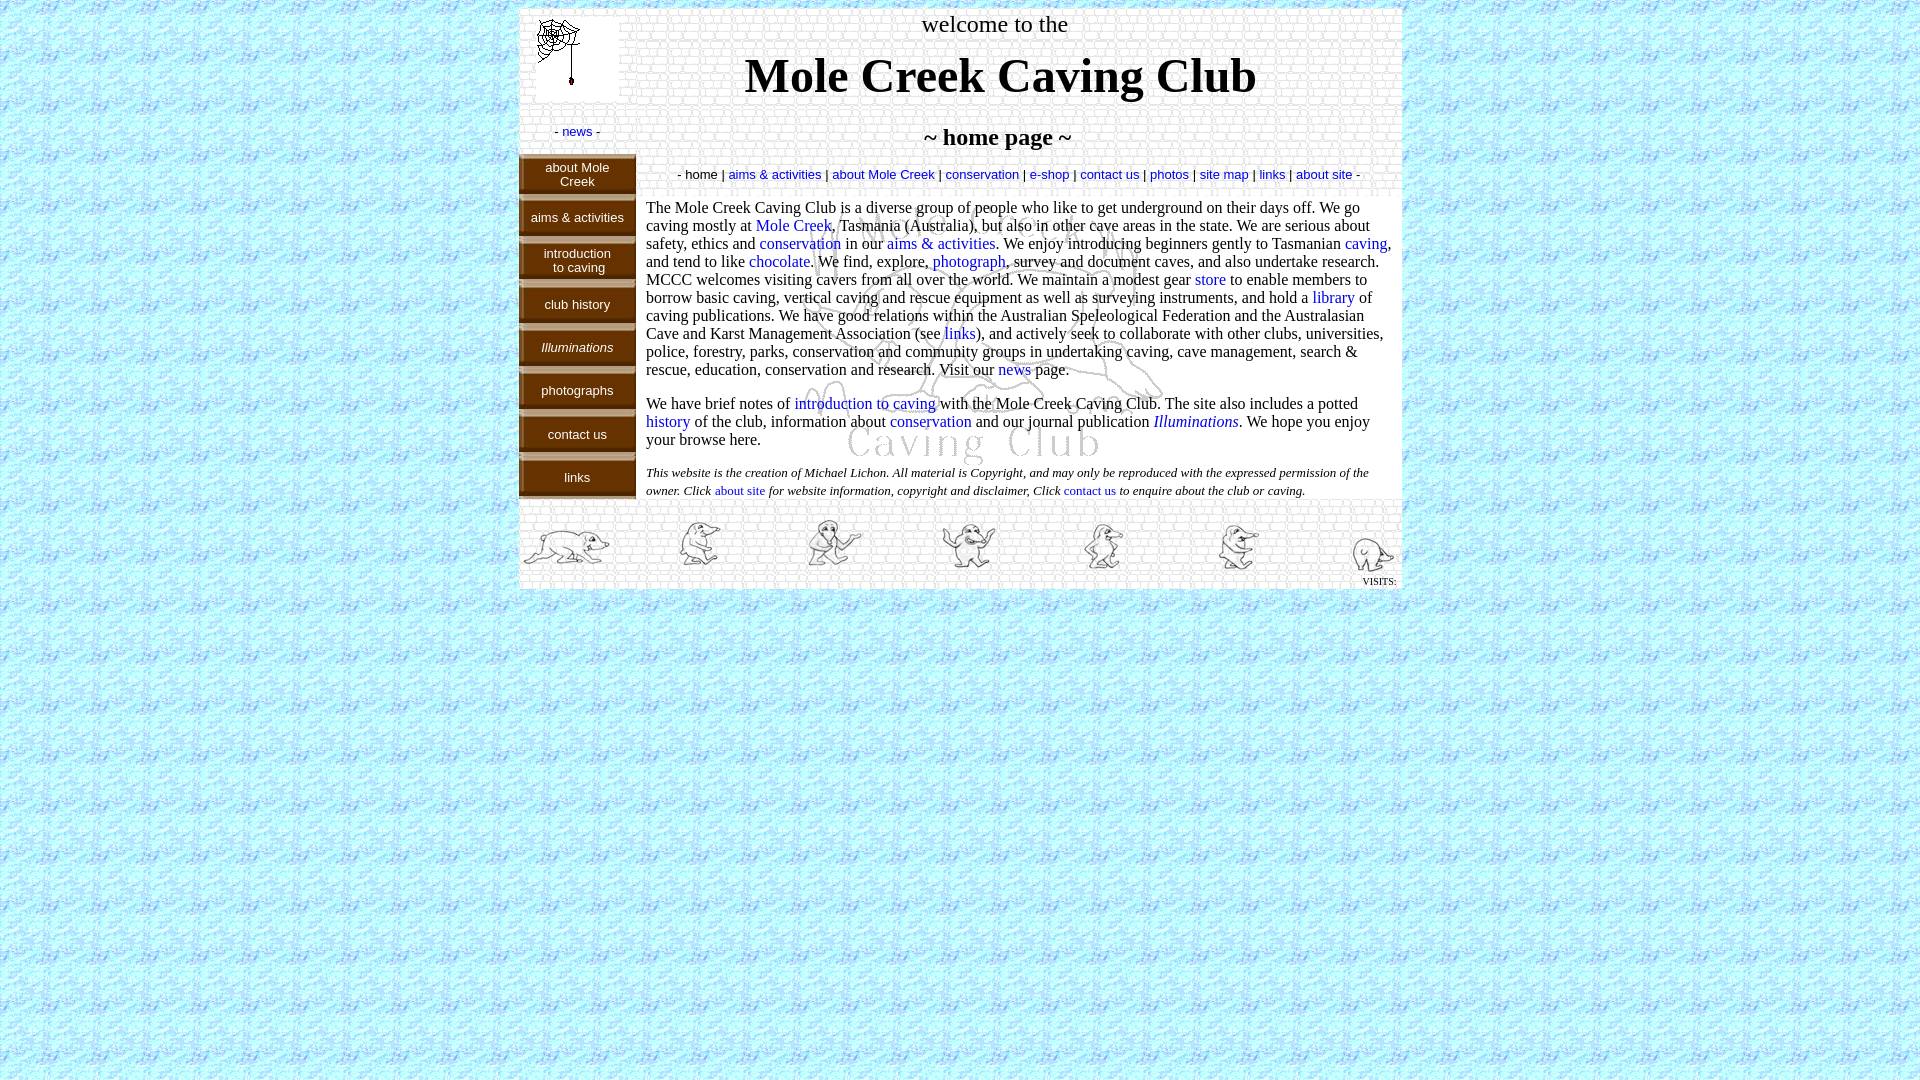 The width and height of the screenshot is (1920, 1080). What do you see at coordinates (792, 225) in the screenshot?
I see `'Mole Creek'` at bounding box center [792, 225].